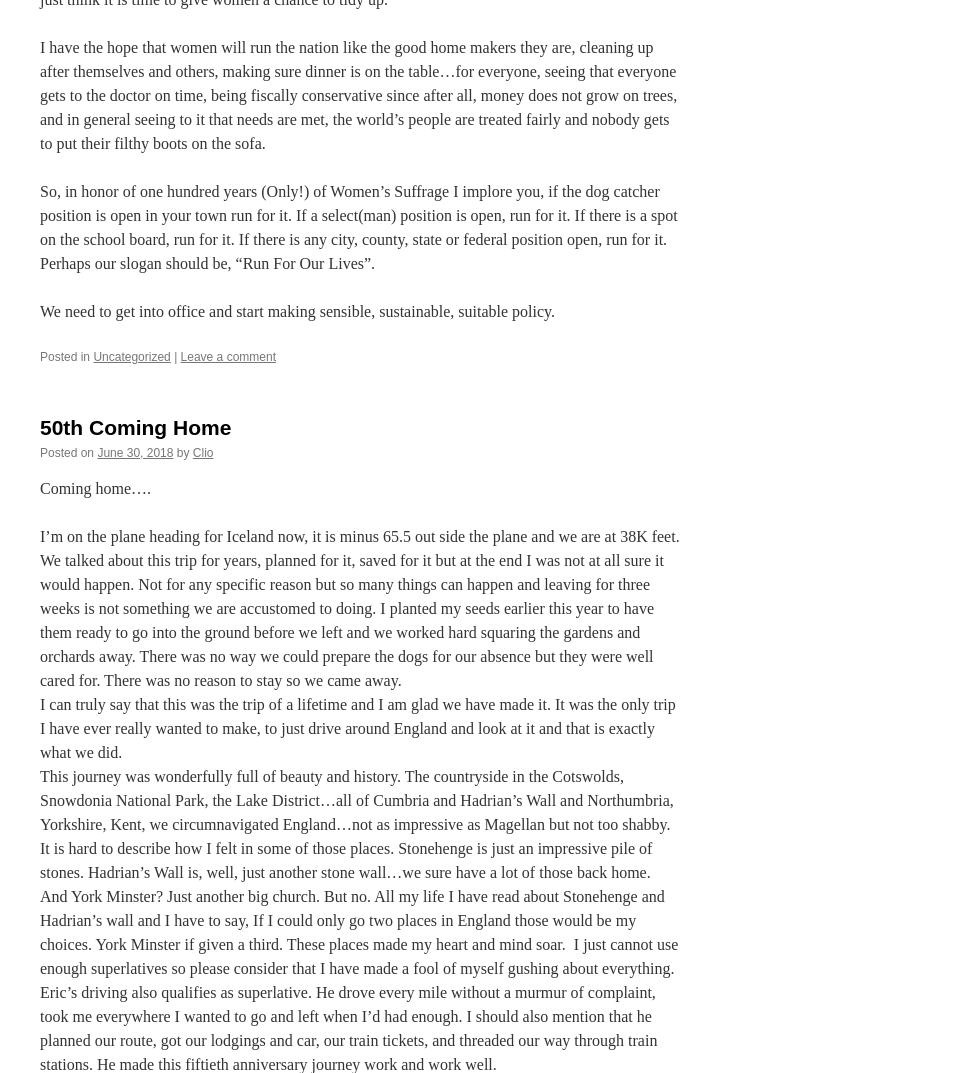  I want to click on 'Posted in', so click(64, 356).